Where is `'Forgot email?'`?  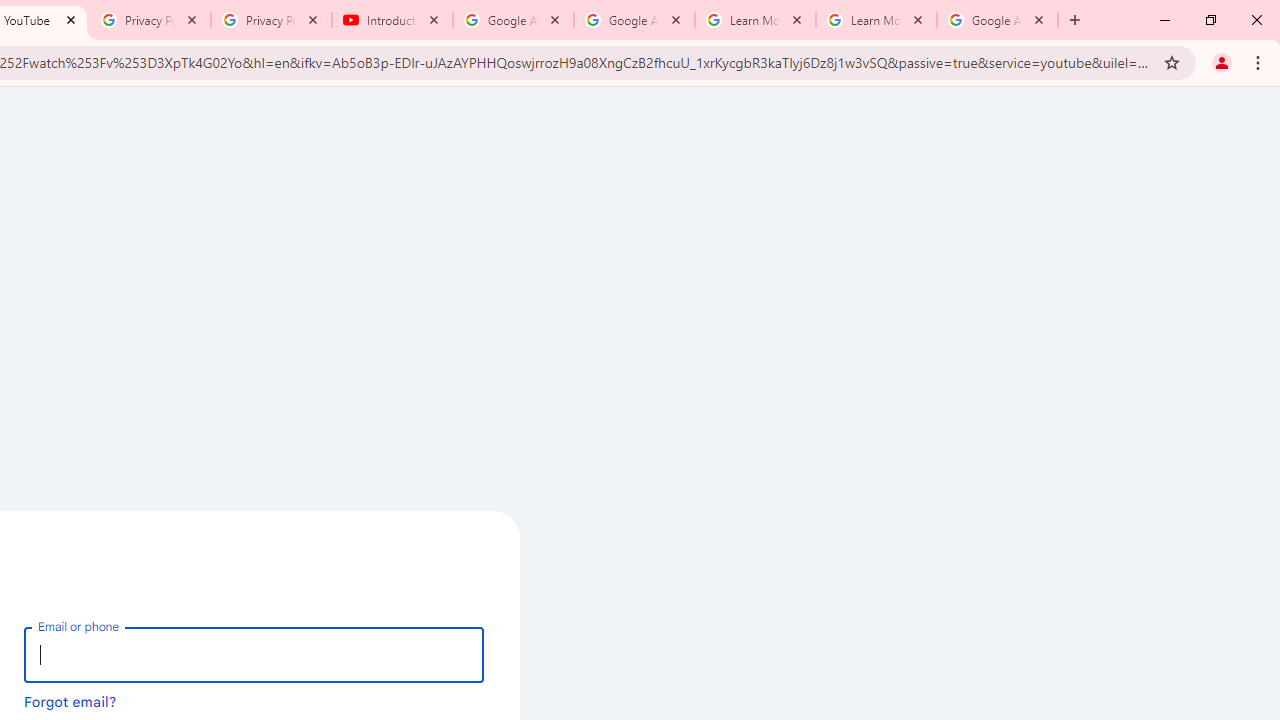 'Forgot email?' is located at coordinates (70, 700).